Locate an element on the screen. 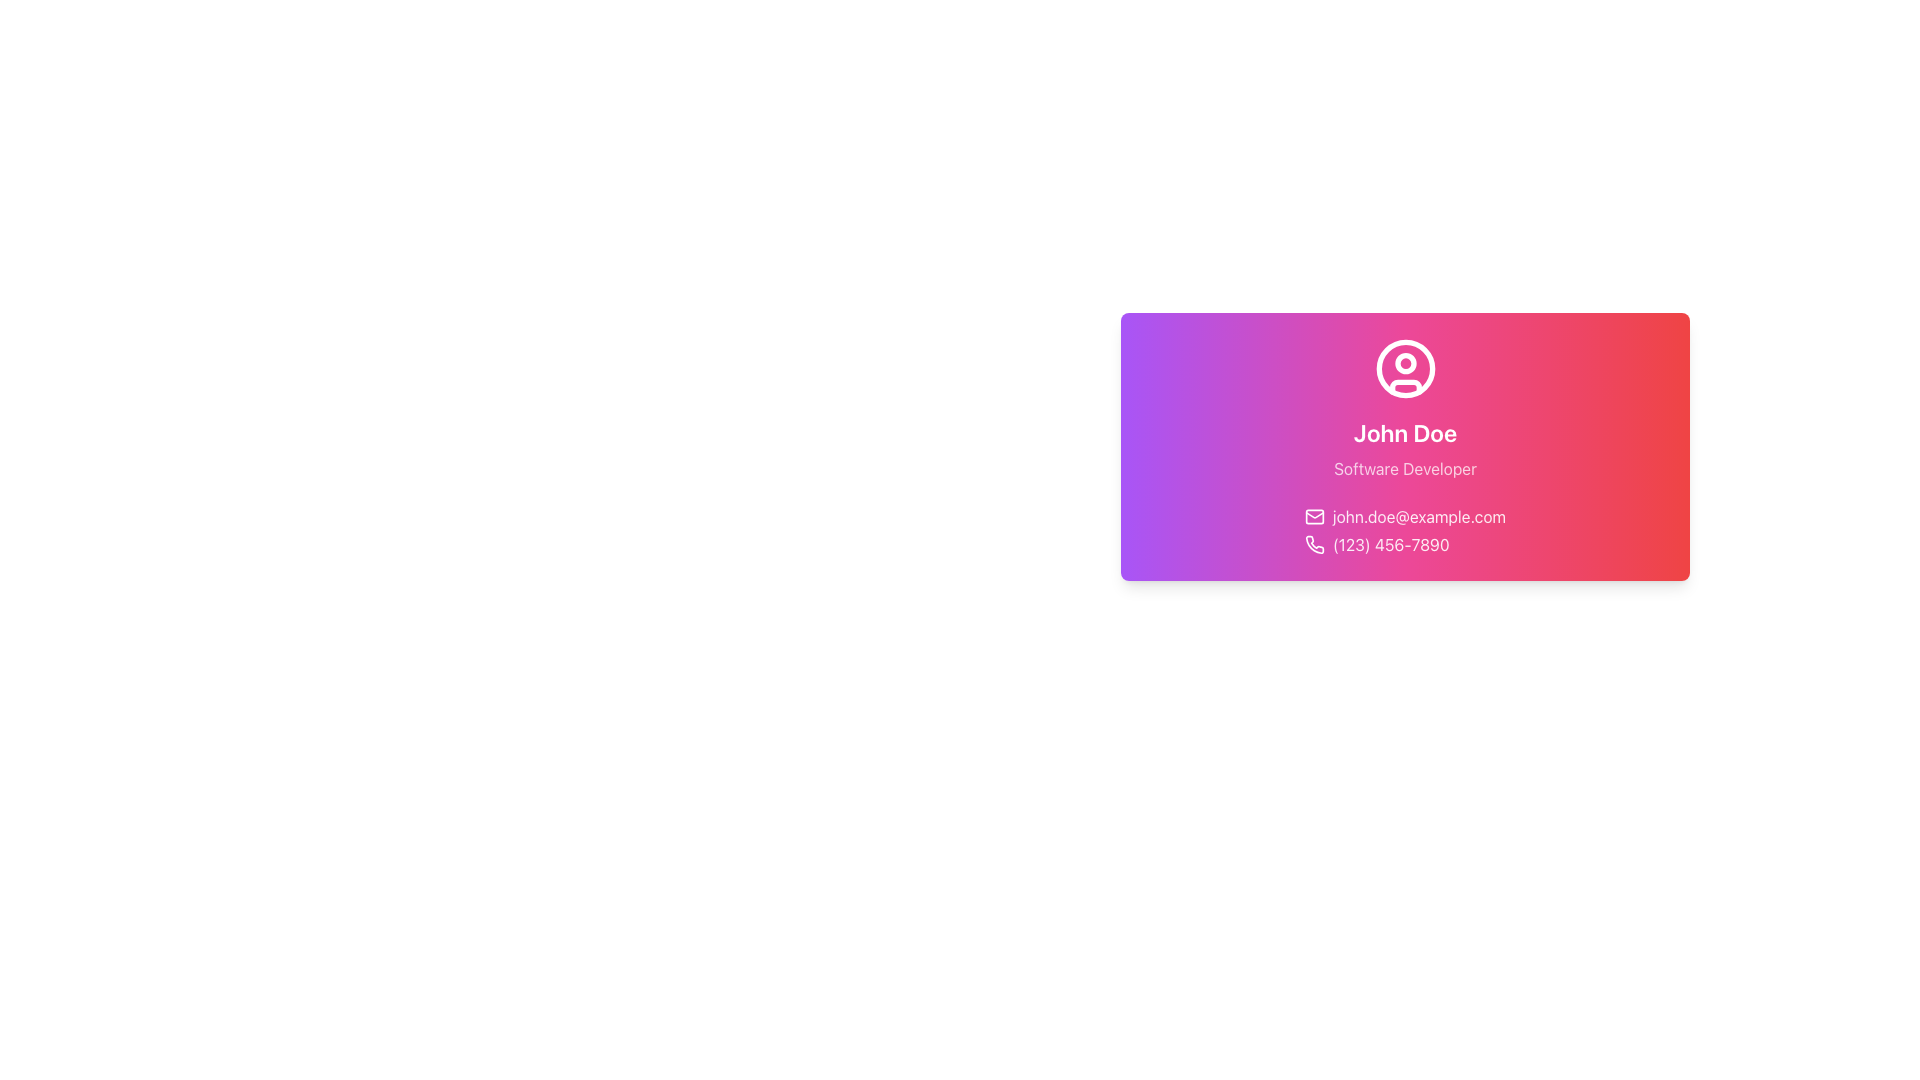  the pink rectangular shape that is the inner rectangle of the envelope icon, located to the left of the email address 'john.doe@example.com' is located at coordinates (1315, 515).